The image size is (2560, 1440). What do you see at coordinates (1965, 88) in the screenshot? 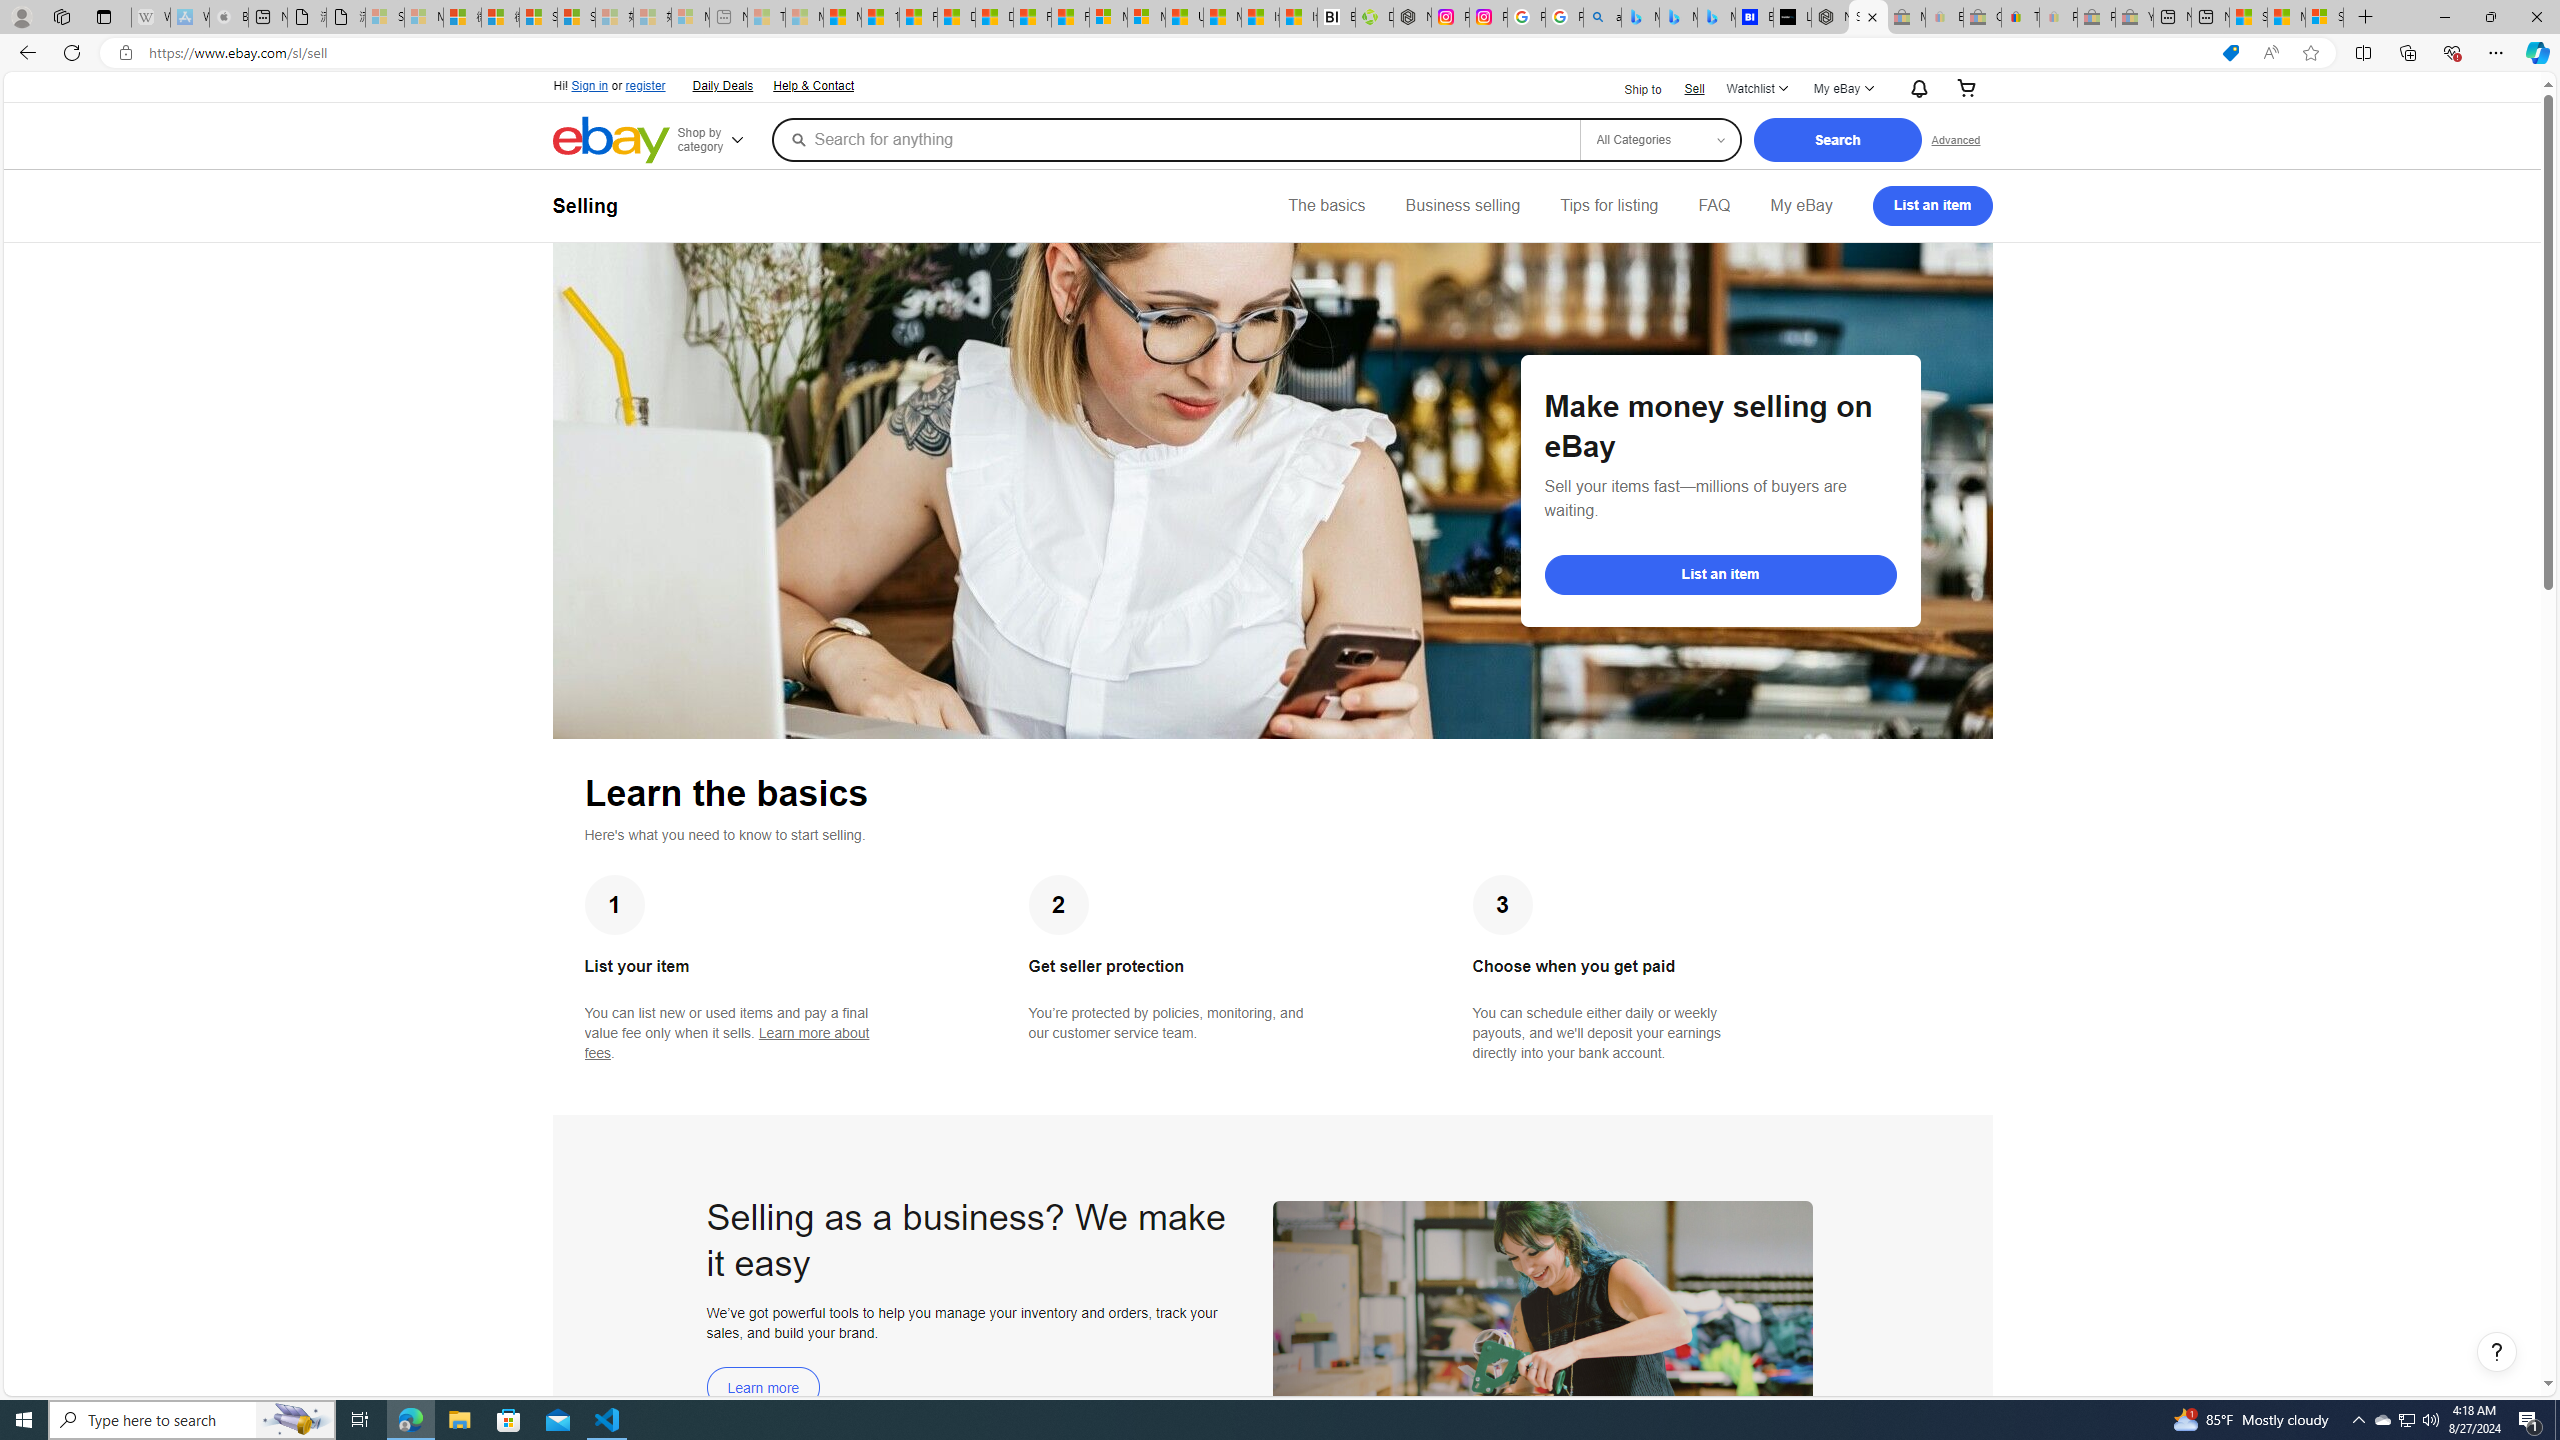
I see `'Expand Cart'` at bounding box center [1965, 88].